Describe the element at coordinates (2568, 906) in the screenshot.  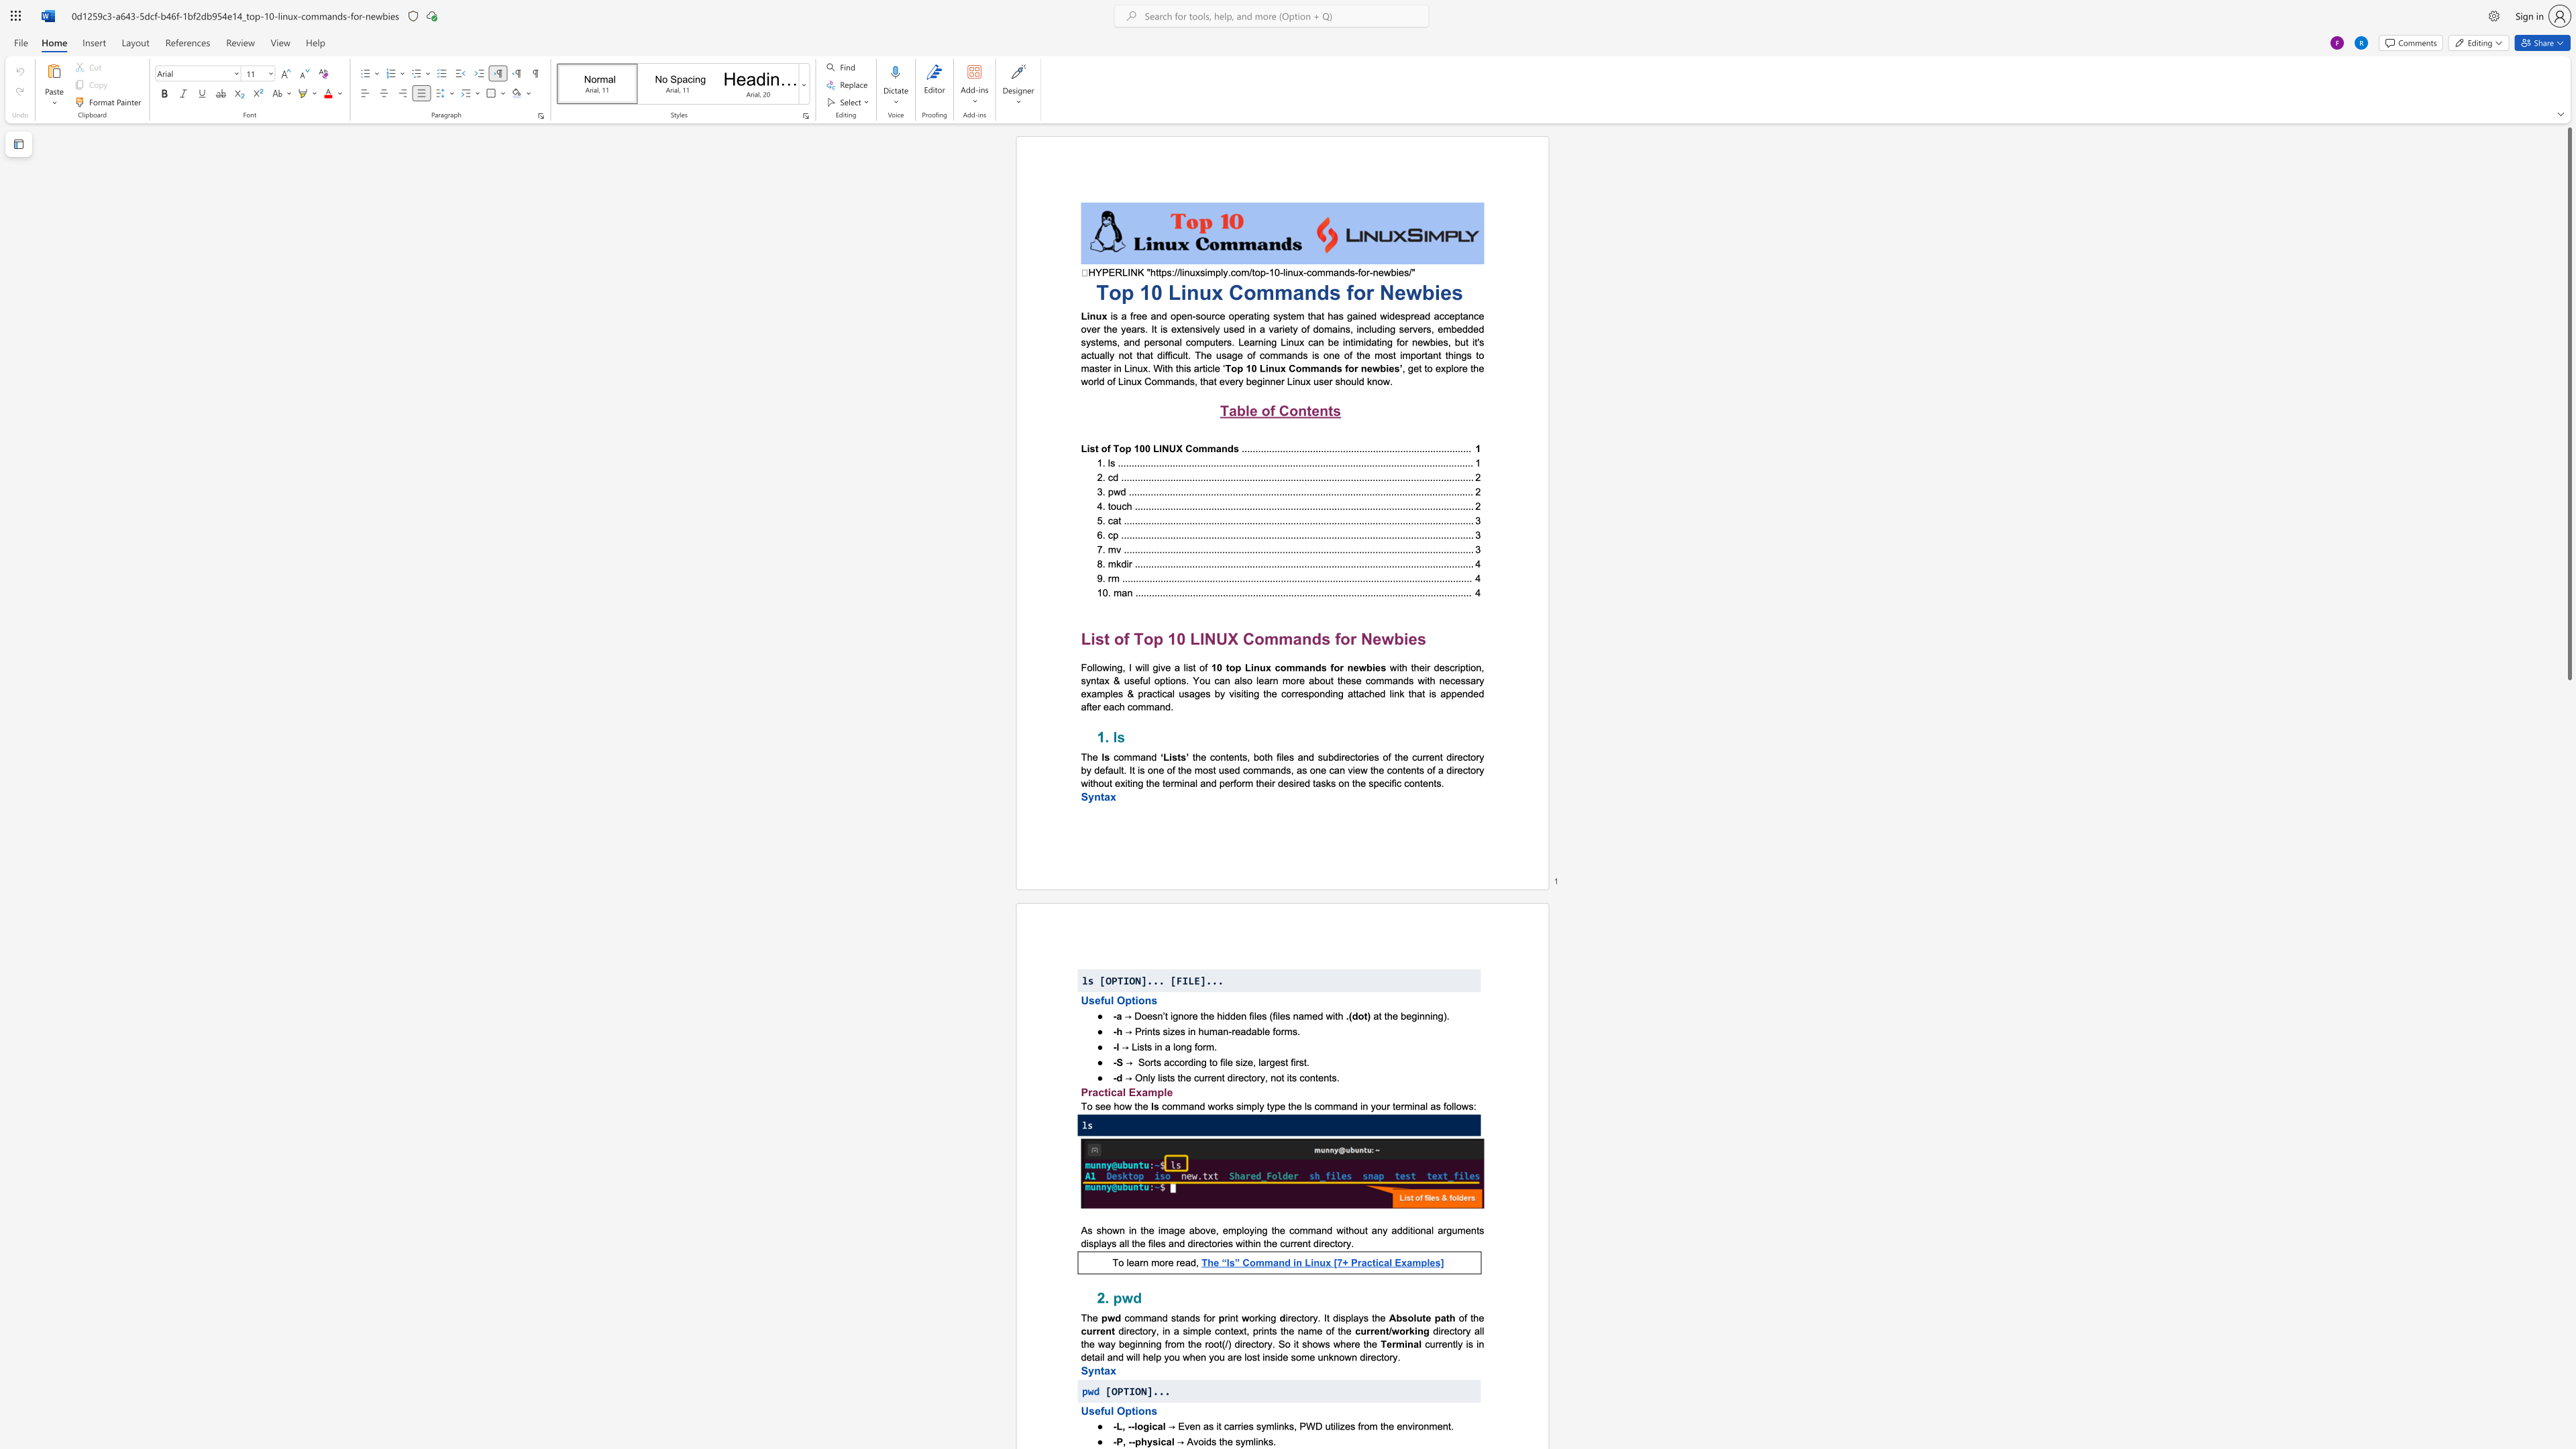
I see `the side scrollbar to bring the page down` at that location.